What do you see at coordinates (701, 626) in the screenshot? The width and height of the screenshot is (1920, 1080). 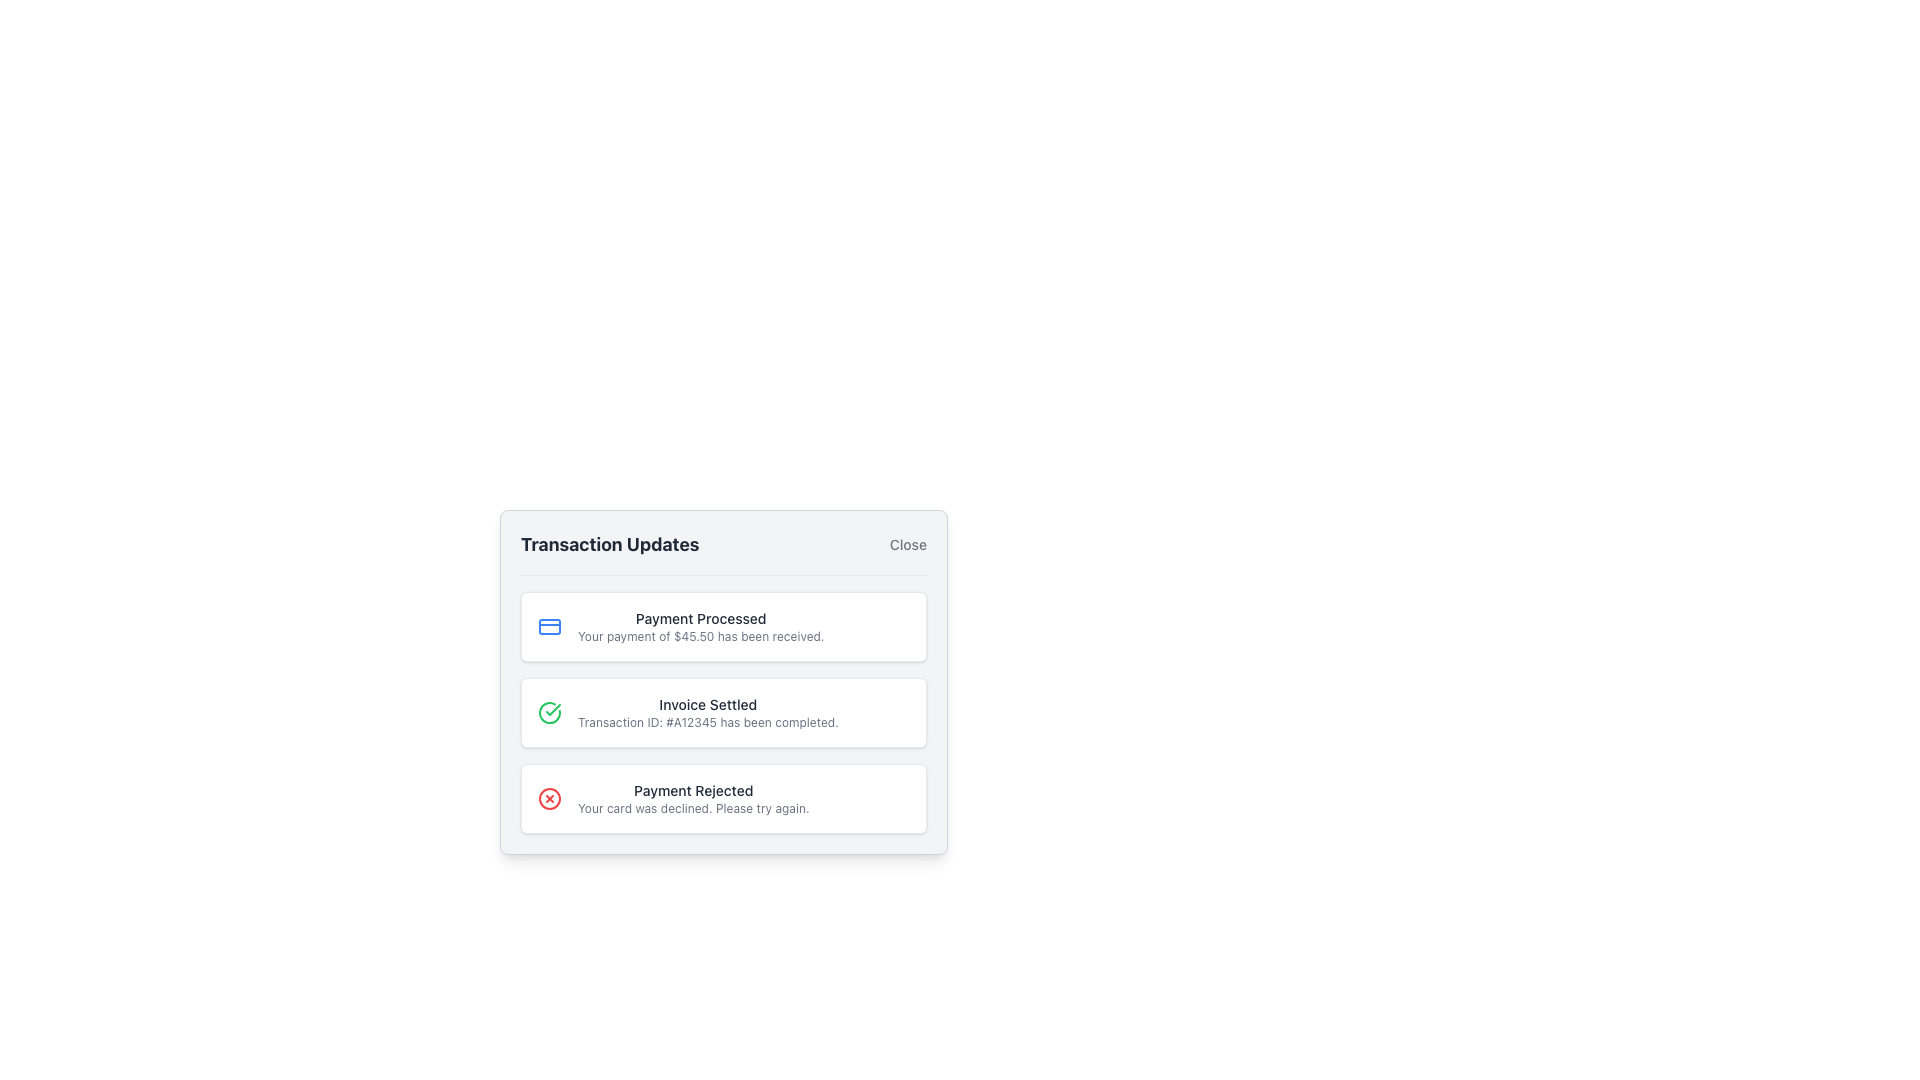 I see `payment confirmation message displayed in the text block containing the heading 'Payment Processed' and the description 'Your payment of $45.50 has been received.'` at bounding box center [701, 626].